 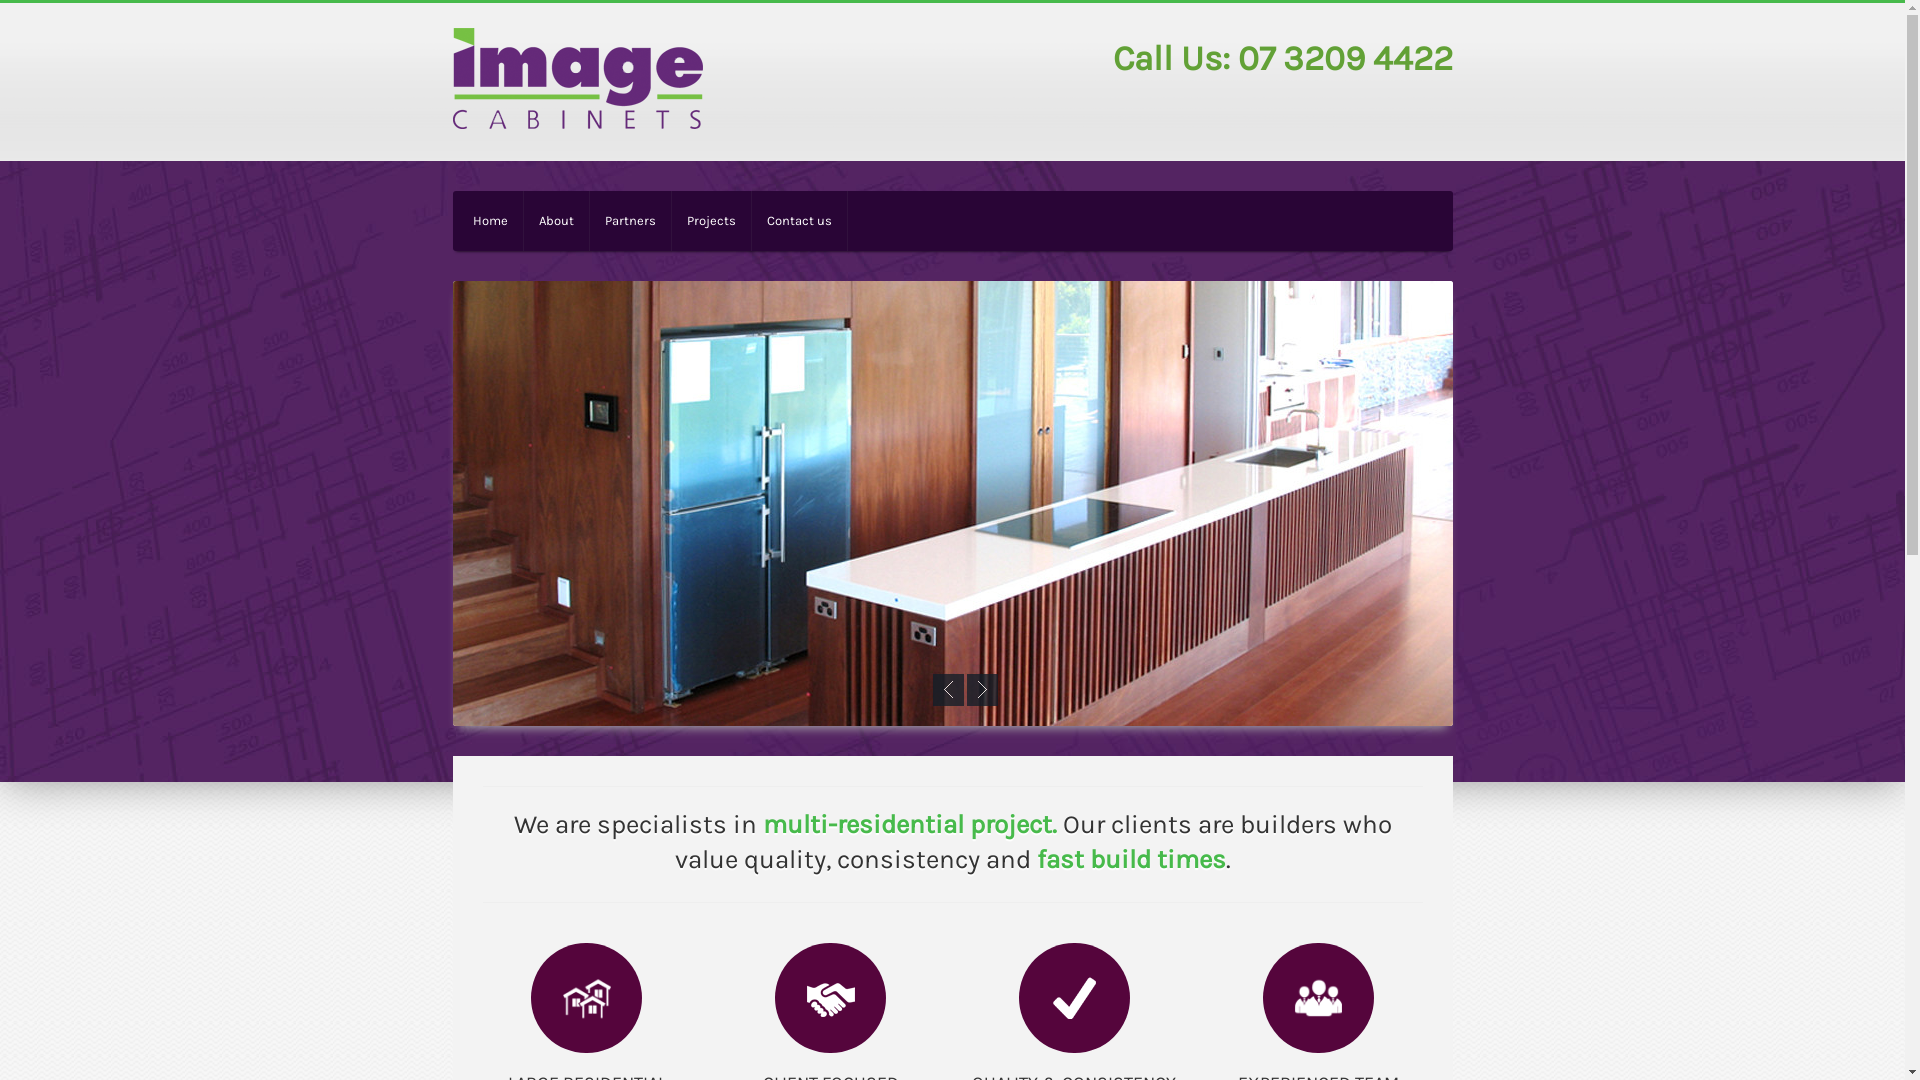 What do you see at coordinates (946, 689) in the screenshot?
I see `'Previous'` at bounding box center [946, 689].